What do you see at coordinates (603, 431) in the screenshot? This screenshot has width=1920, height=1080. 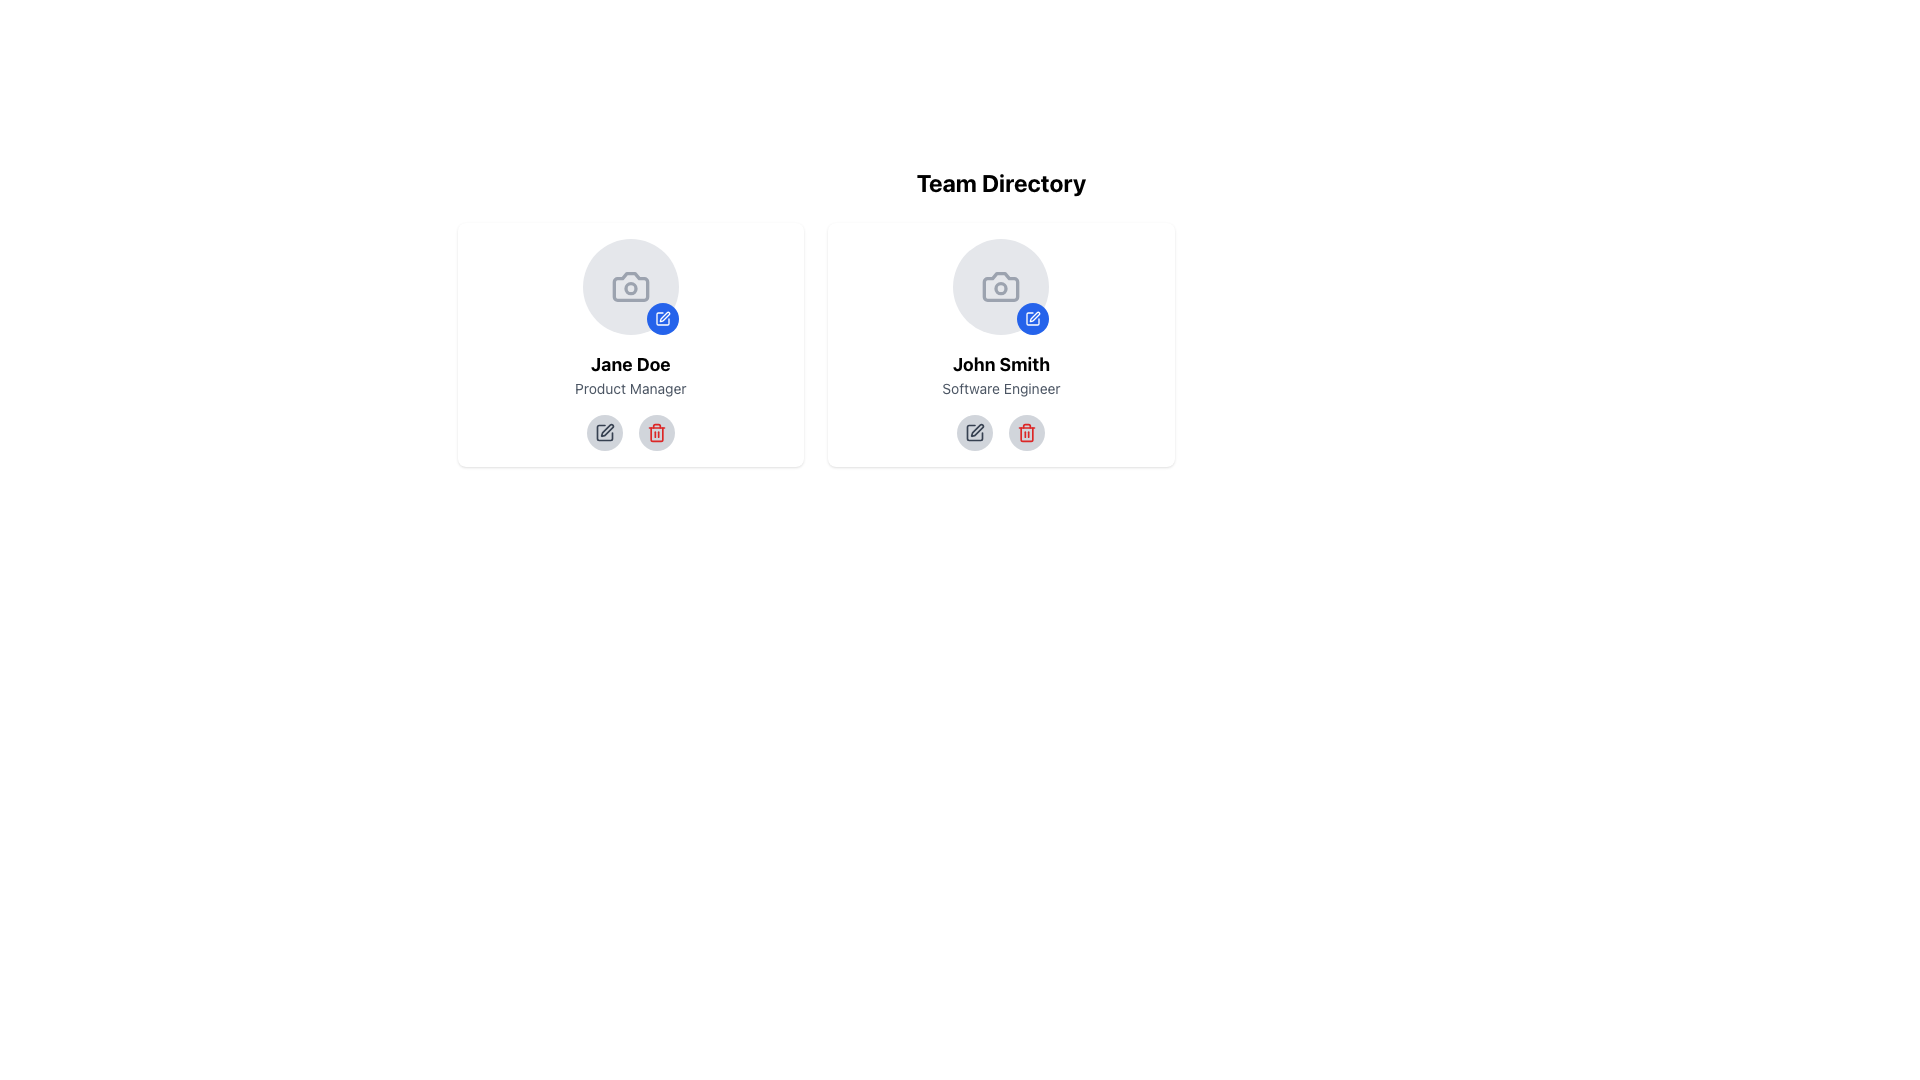 I see `visual changes on hover over the edit icon located at the bottom of the user card under the profile picture` at bounding box center [603, 431].